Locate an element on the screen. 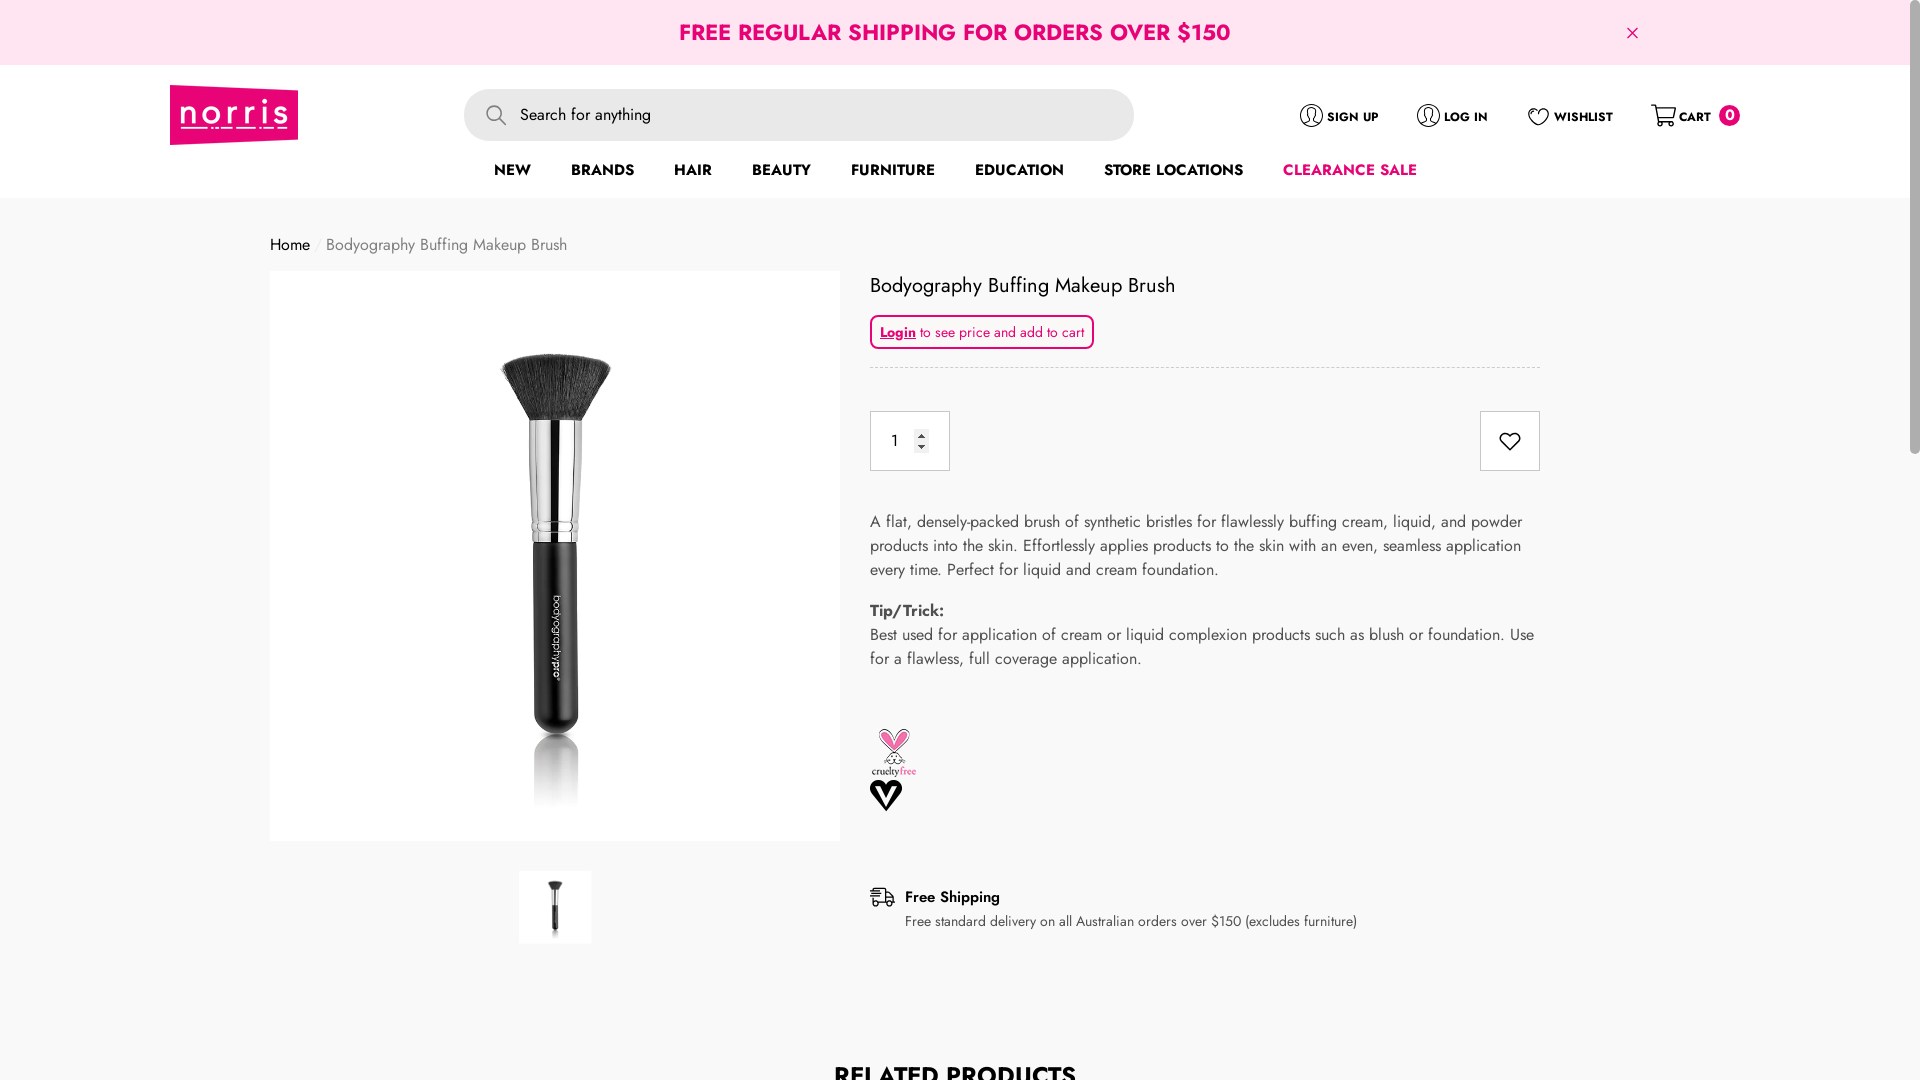 The height and width of the screenshot is (1080, 1920). 'BEAUTY' is located at coordinates (780, 168).